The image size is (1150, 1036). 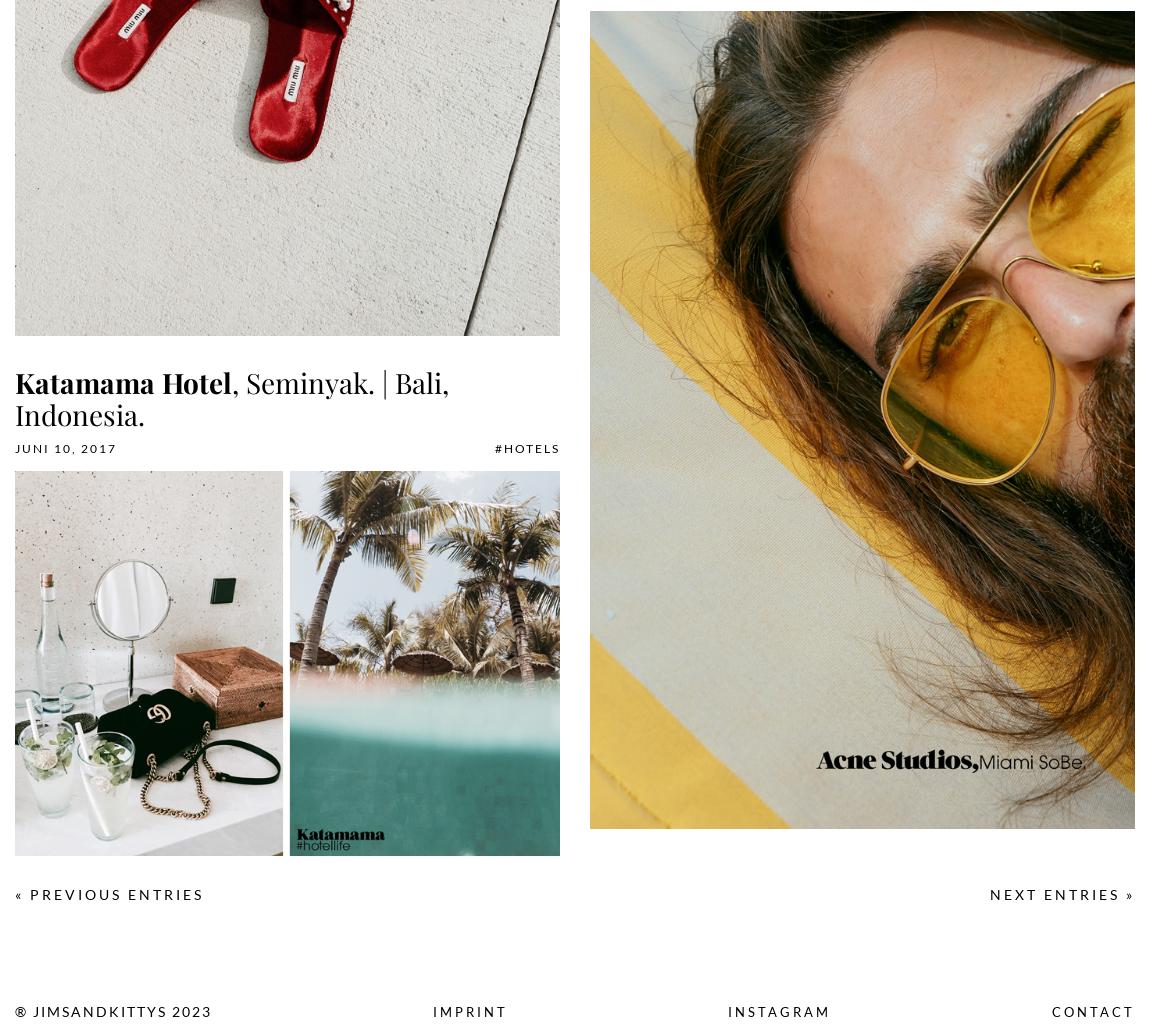 I want to click on '® Jimsandkittys 2023', so click(x=112, y=1010).